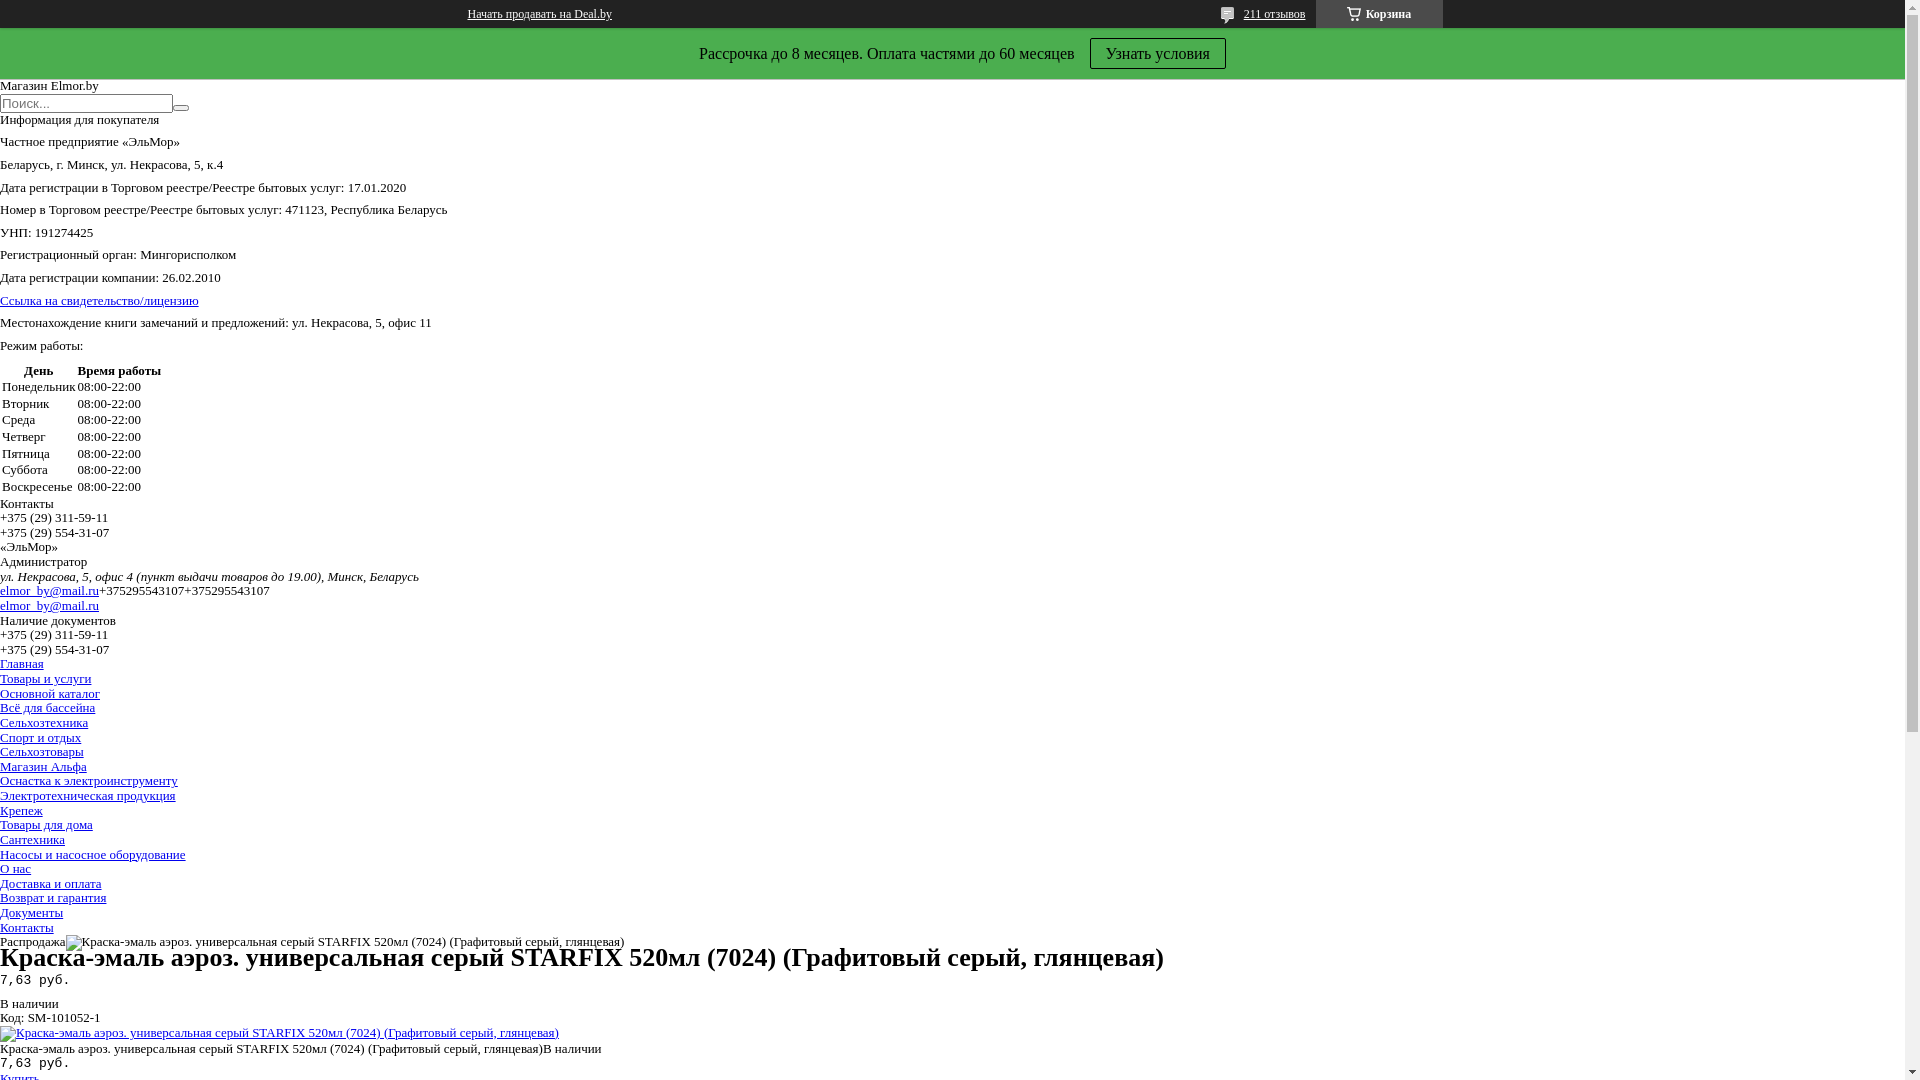 The height and width of the screenshot is (1080, 1920). Describe the element at coordinates (49, 604) in the screenshot. I see `'elmor_by@mail.ru'` at that location.